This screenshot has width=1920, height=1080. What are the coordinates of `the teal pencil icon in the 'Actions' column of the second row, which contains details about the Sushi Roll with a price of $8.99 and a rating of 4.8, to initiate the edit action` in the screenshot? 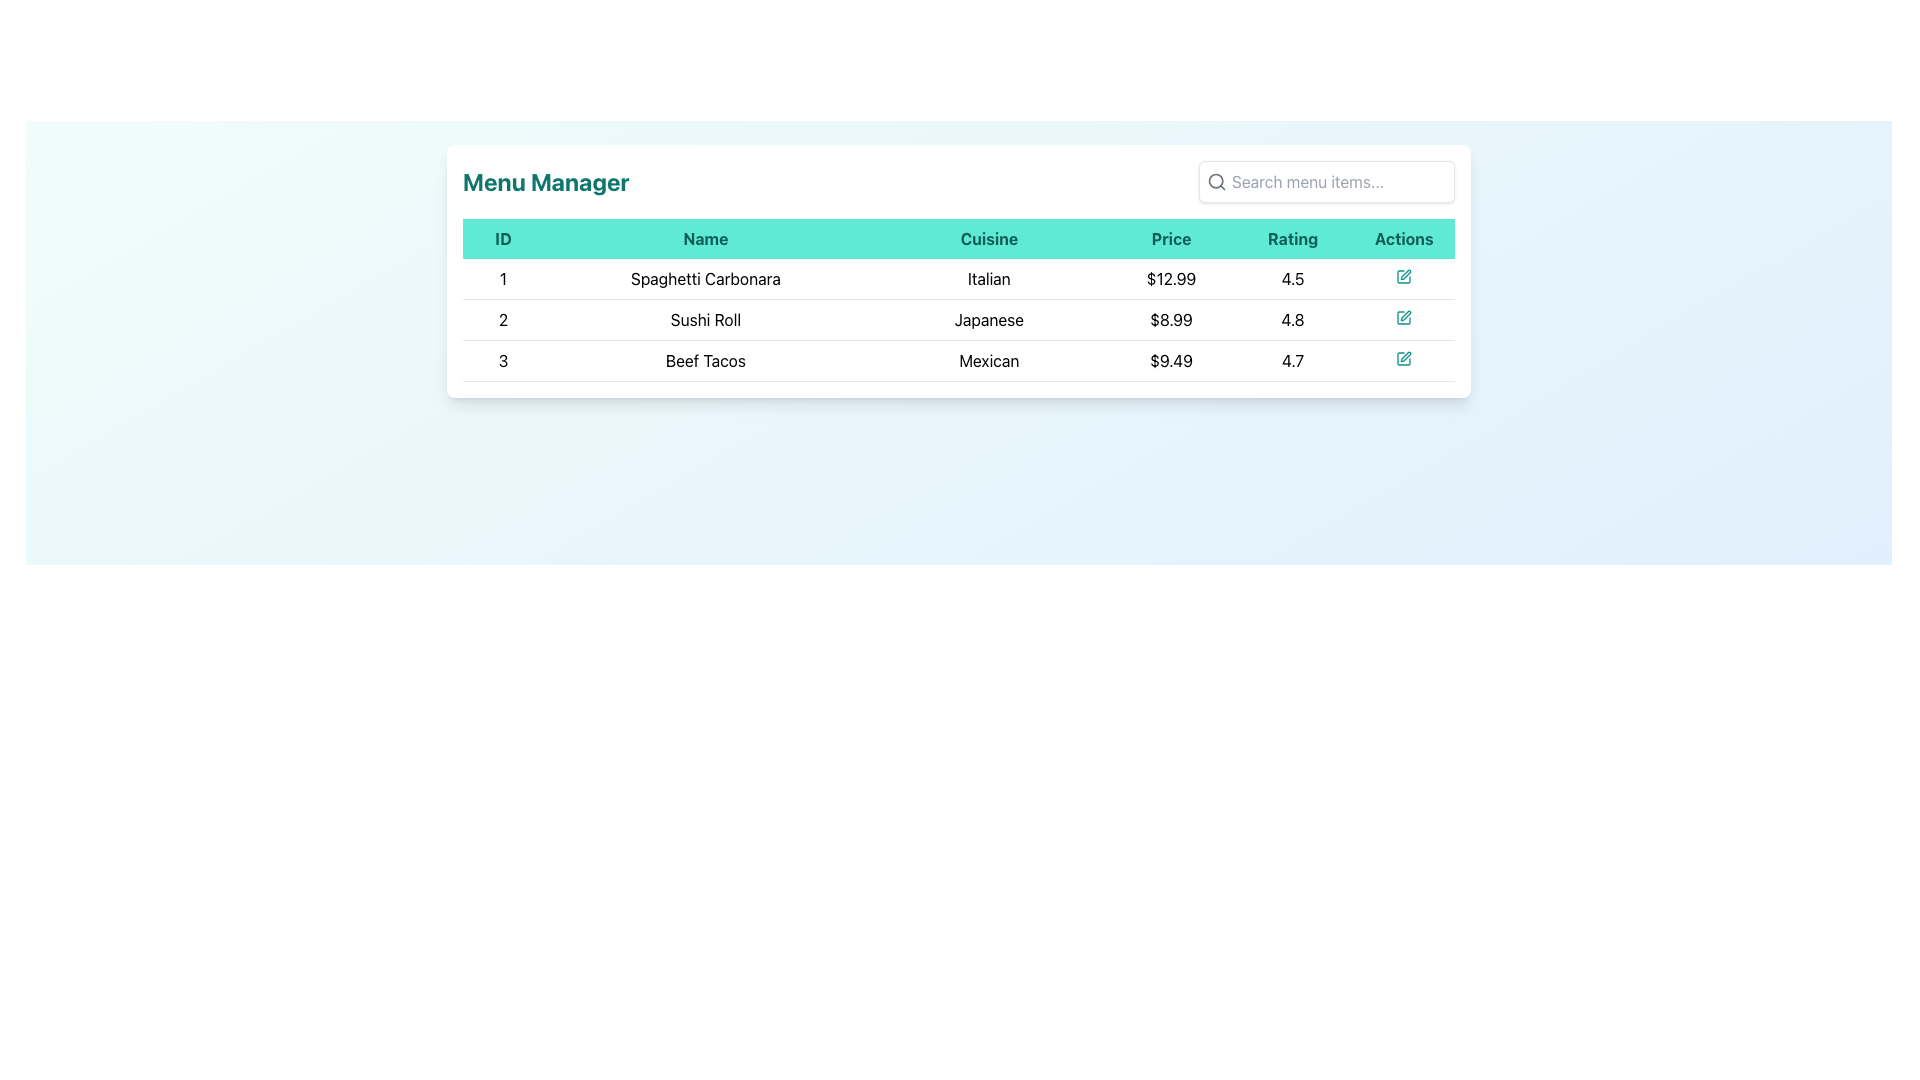 It's located at (1403, 319).